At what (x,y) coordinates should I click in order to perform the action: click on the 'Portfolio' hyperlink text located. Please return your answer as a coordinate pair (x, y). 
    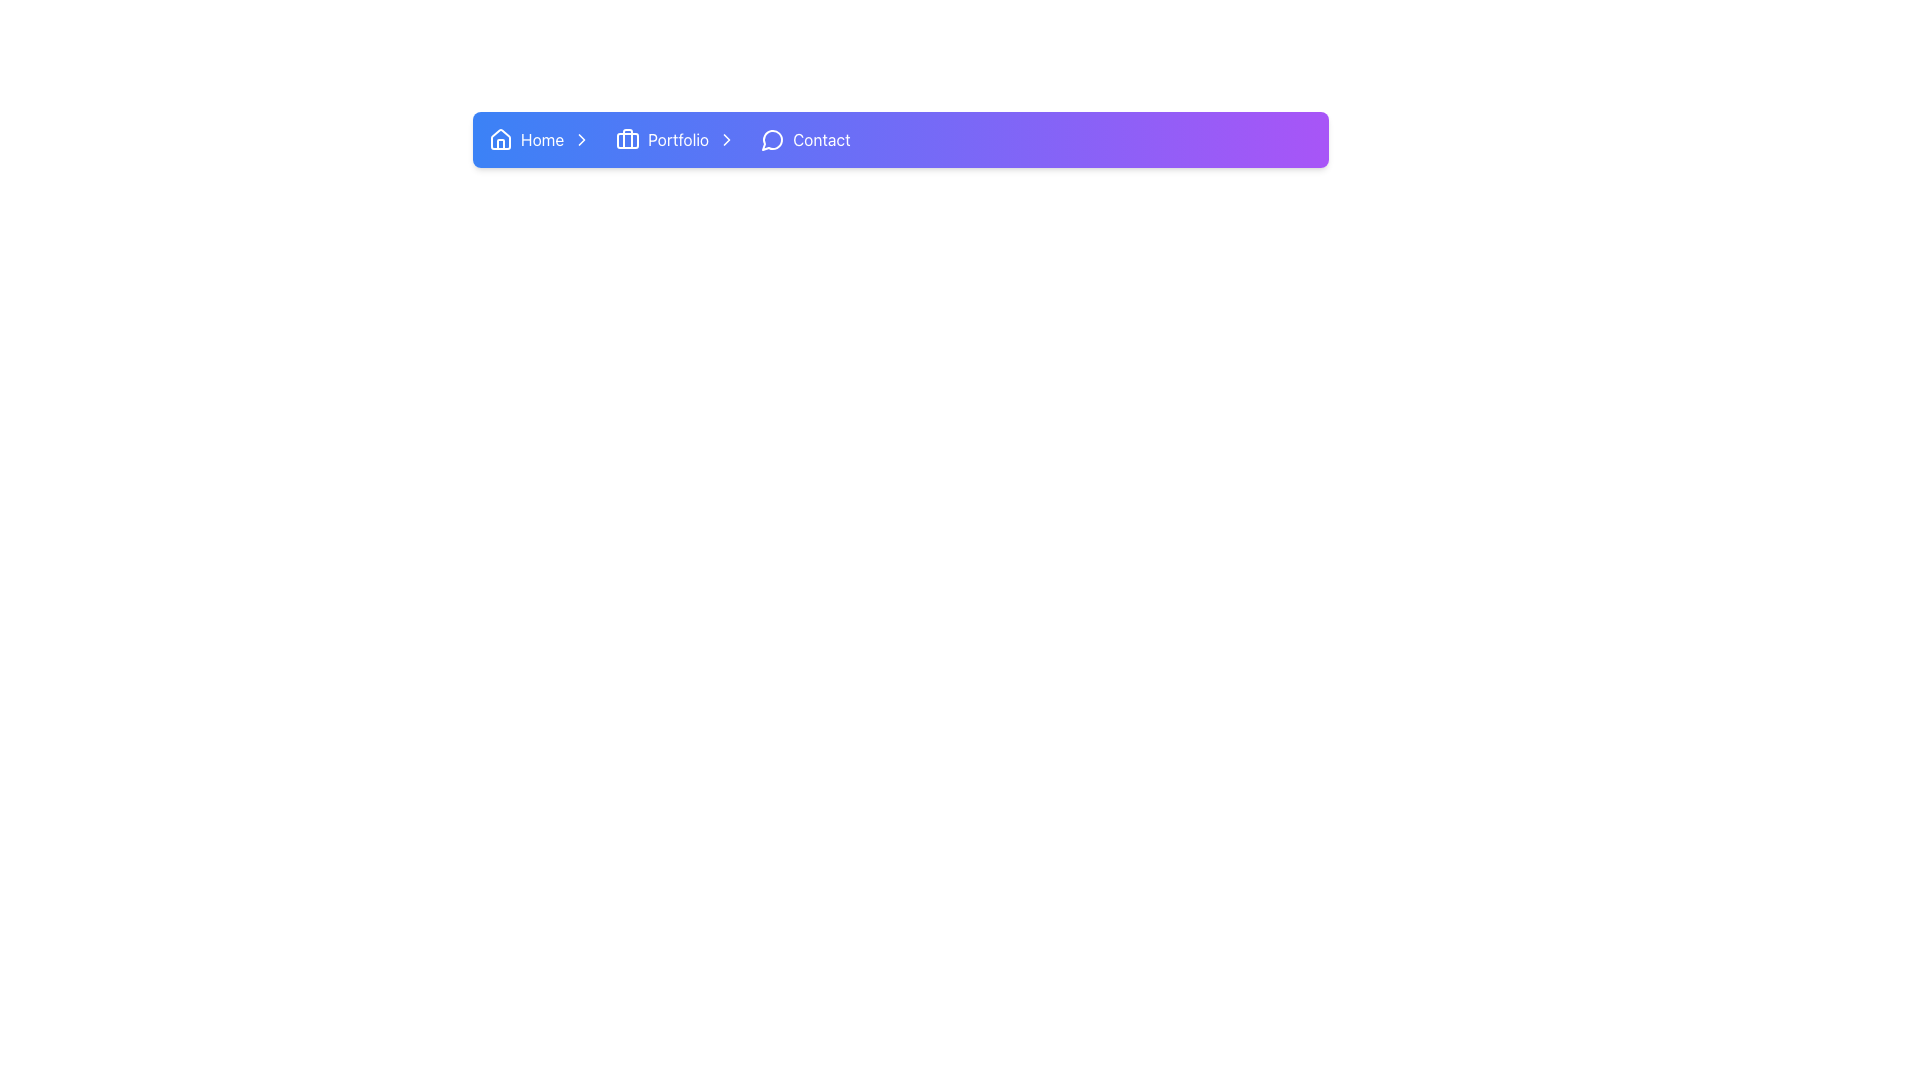
    Looking at the image, I should click on (680, 138).